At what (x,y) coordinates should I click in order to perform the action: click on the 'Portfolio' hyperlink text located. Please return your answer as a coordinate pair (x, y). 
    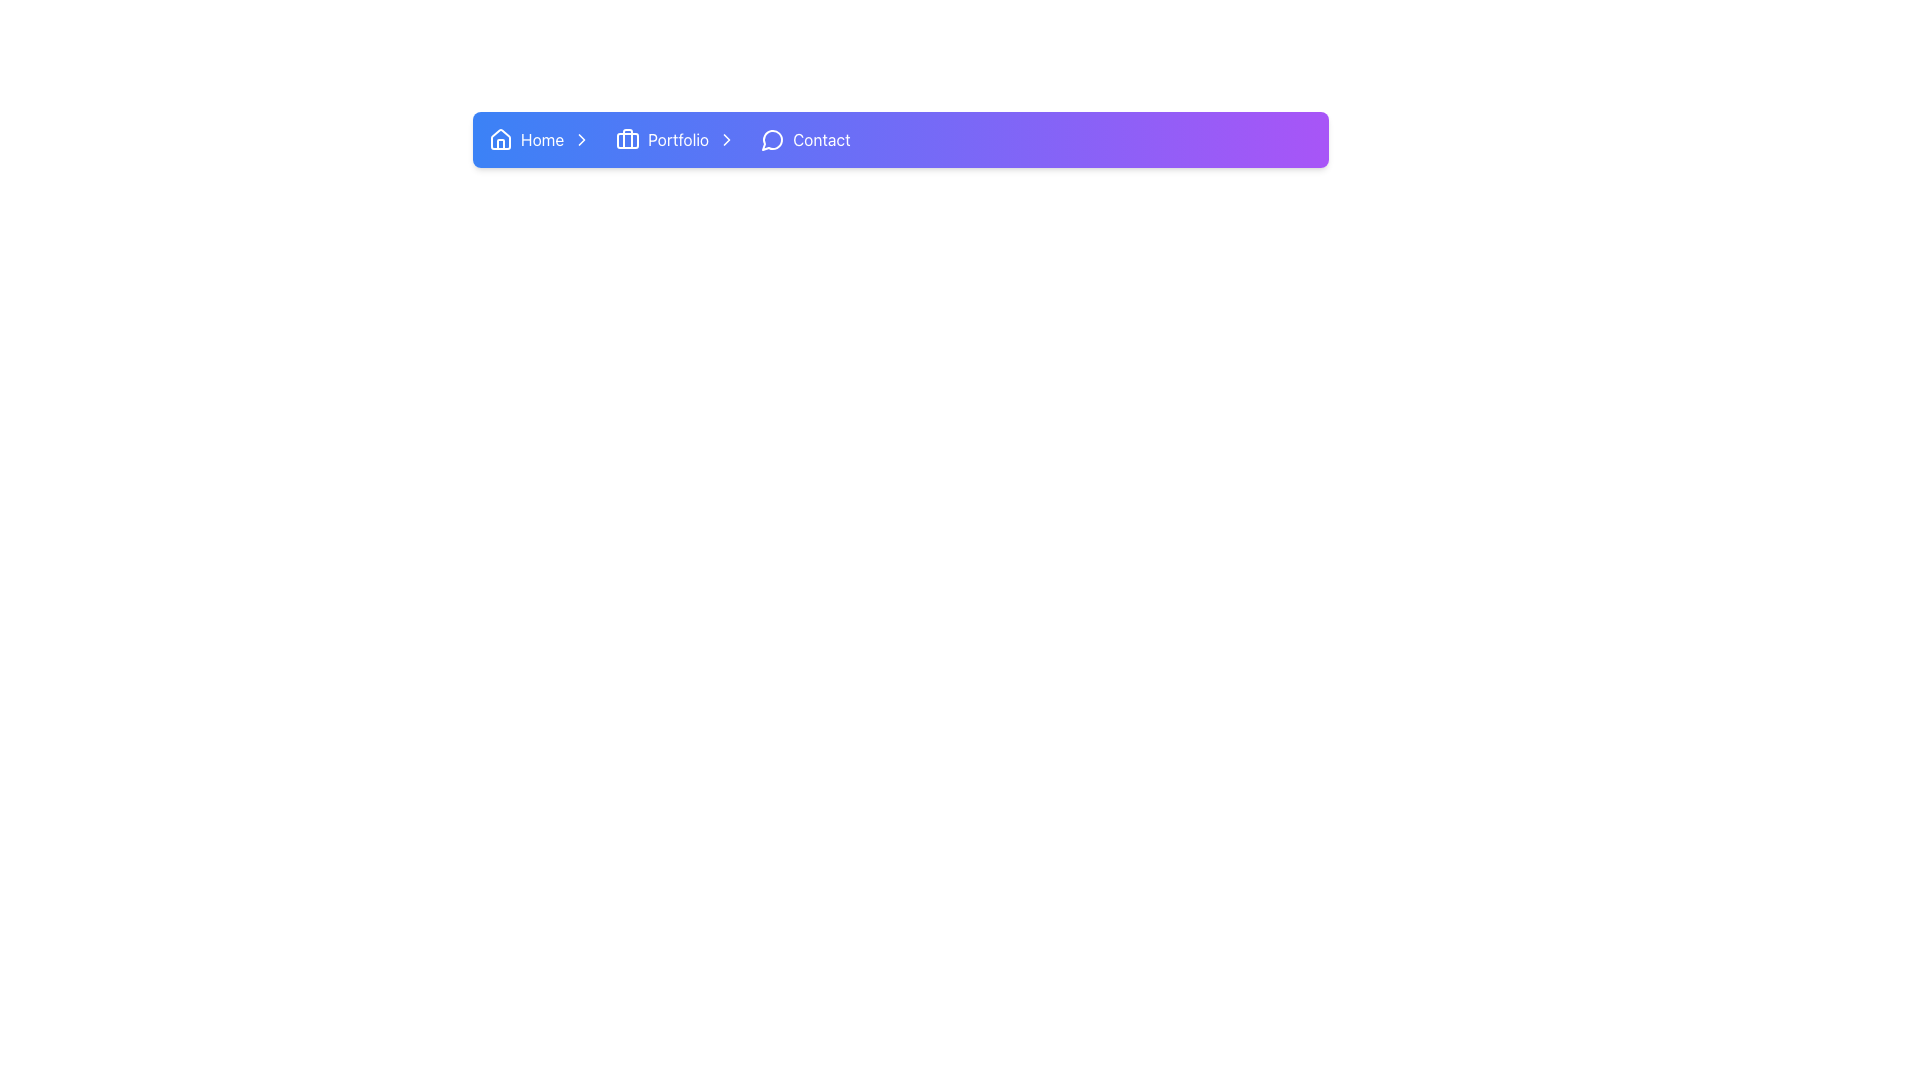
    Looking at the image, I should click on (680, 138).